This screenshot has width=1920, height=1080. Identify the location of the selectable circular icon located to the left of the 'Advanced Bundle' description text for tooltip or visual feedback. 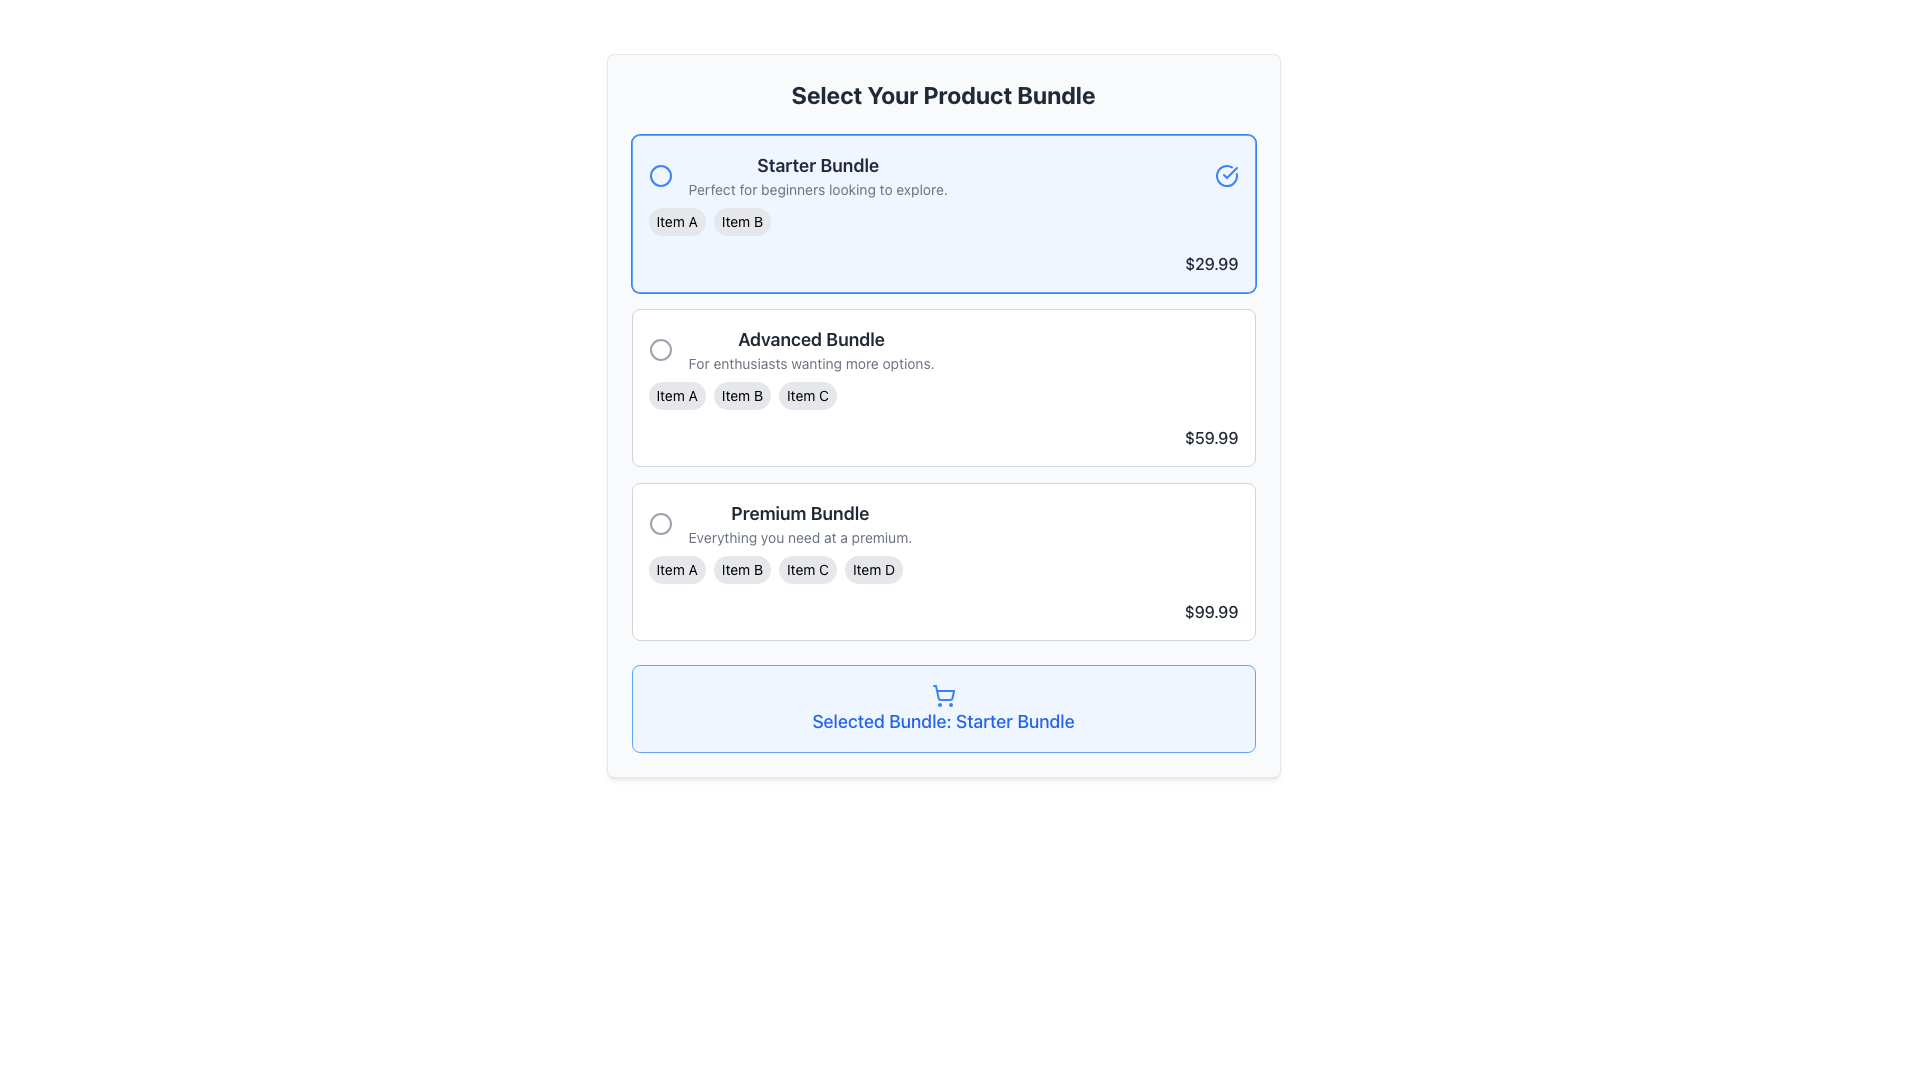
(660, 349).